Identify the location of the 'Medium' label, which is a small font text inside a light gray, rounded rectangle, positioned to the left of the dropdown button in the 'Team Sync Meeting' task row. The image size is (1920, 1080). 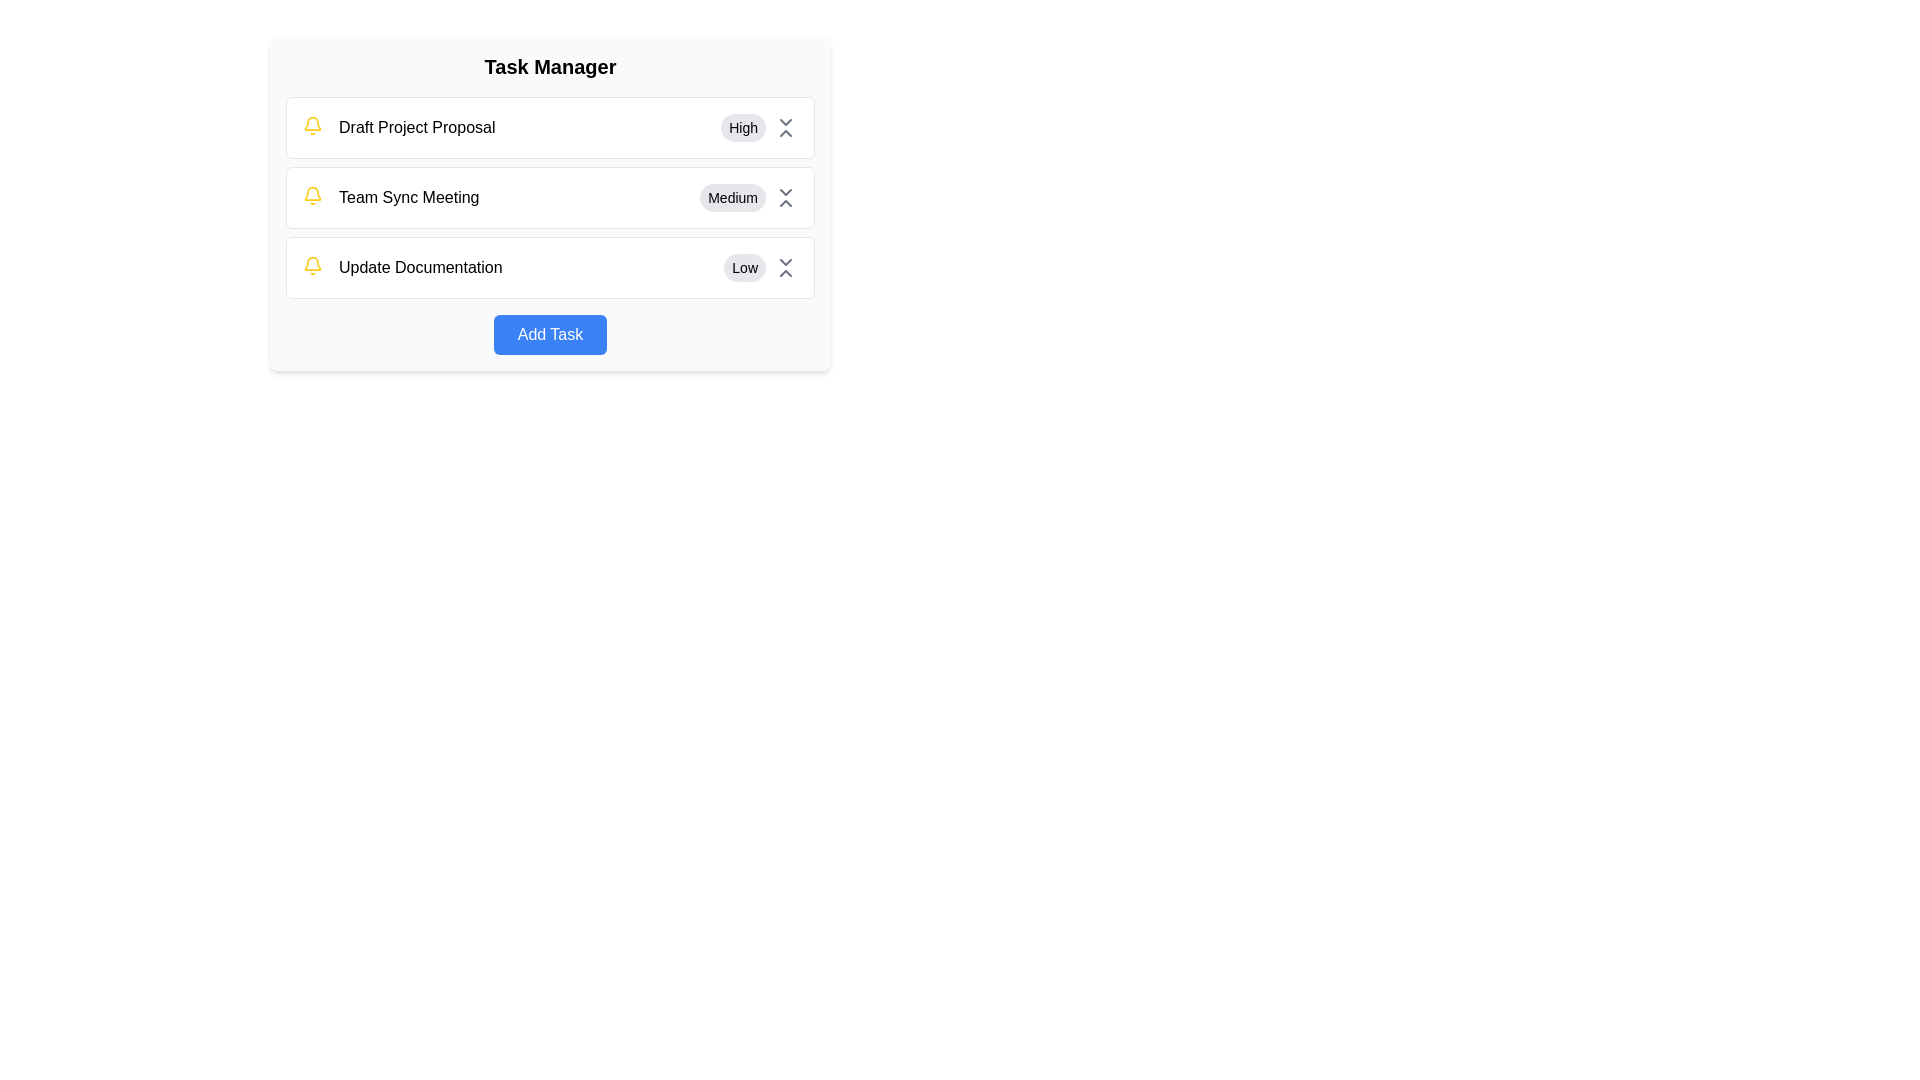
(732, 197).